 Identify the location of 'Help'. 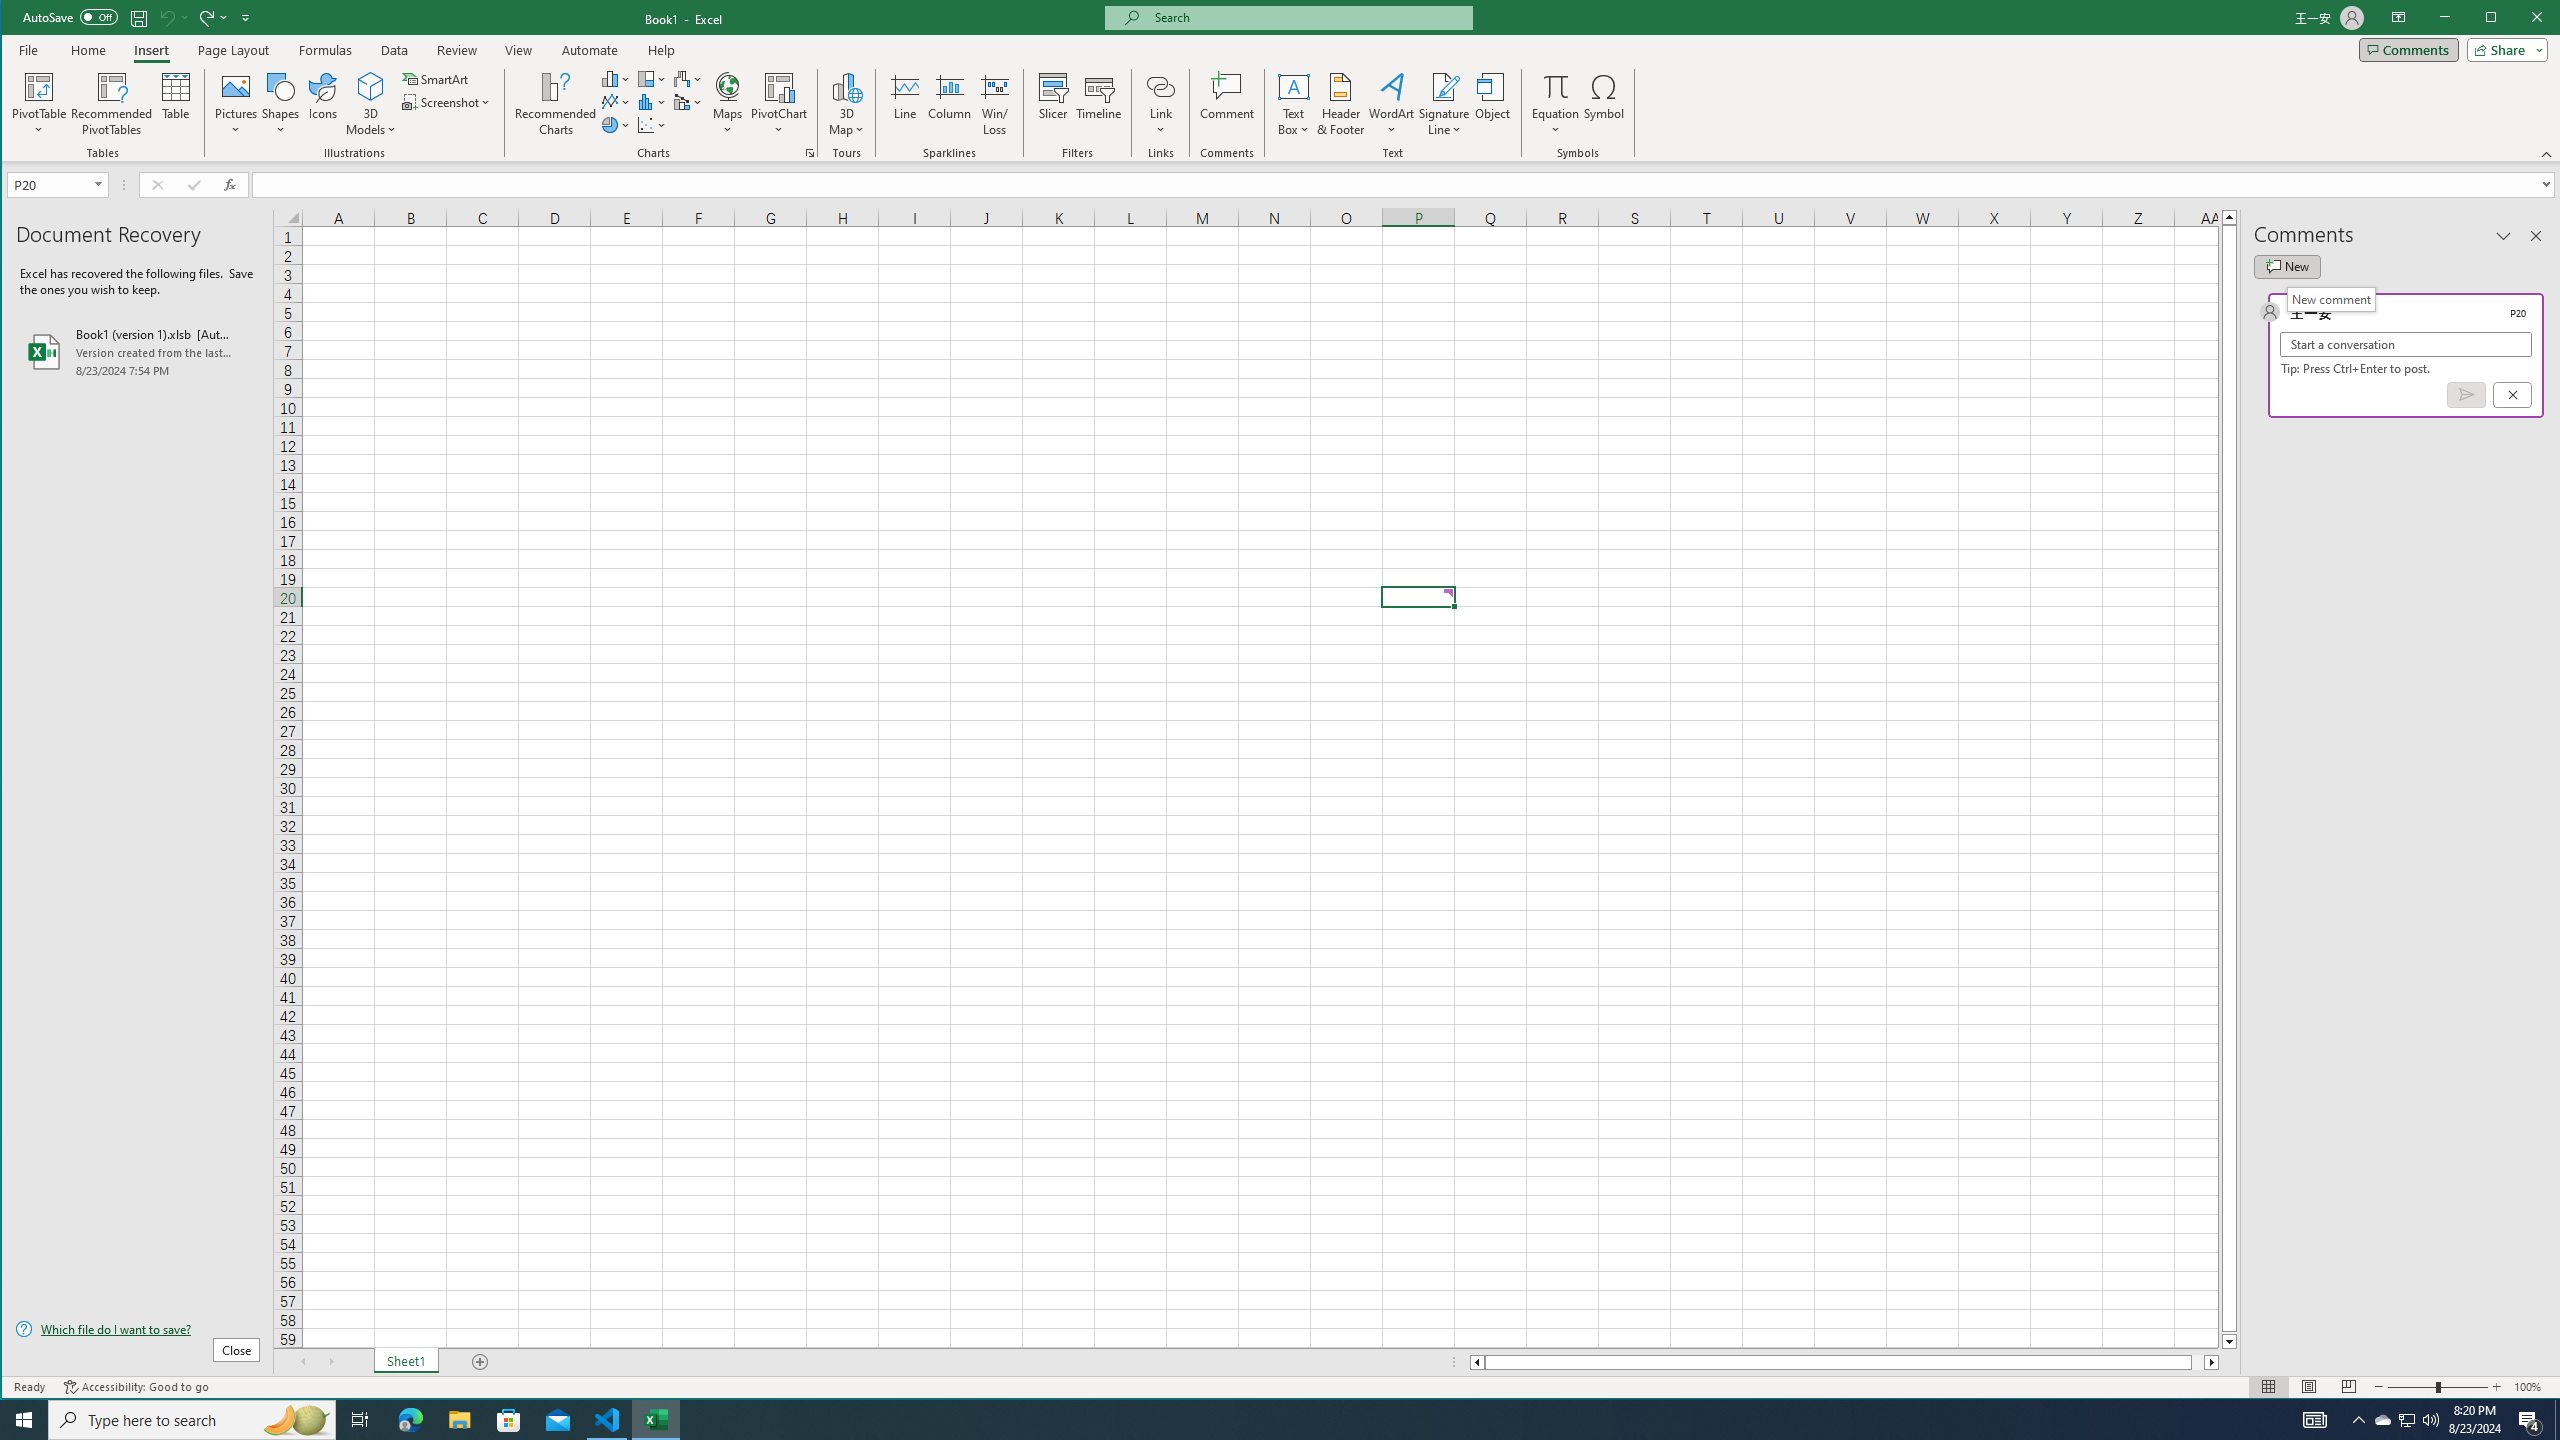
(660, 49).